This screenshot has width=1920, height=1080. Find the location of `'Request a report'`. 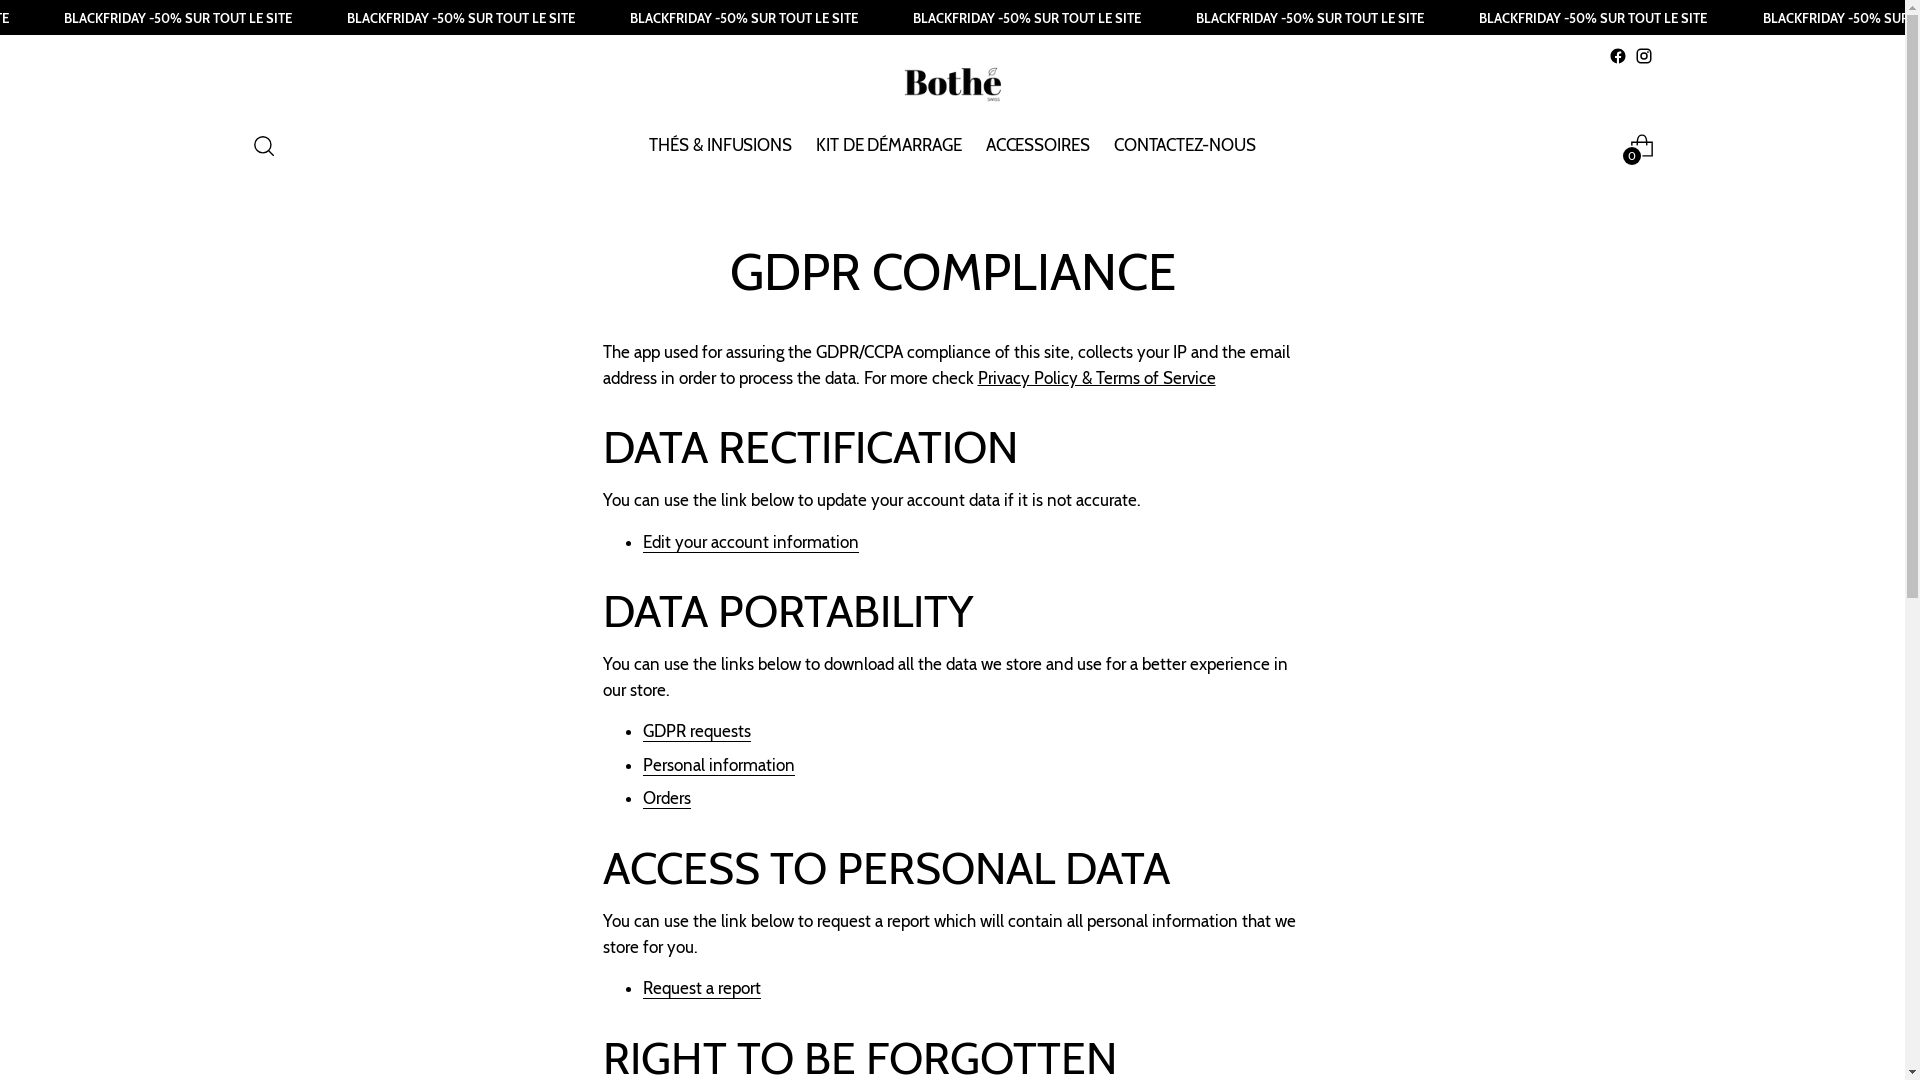

'Request a report' is located at coordinates (700, 987).